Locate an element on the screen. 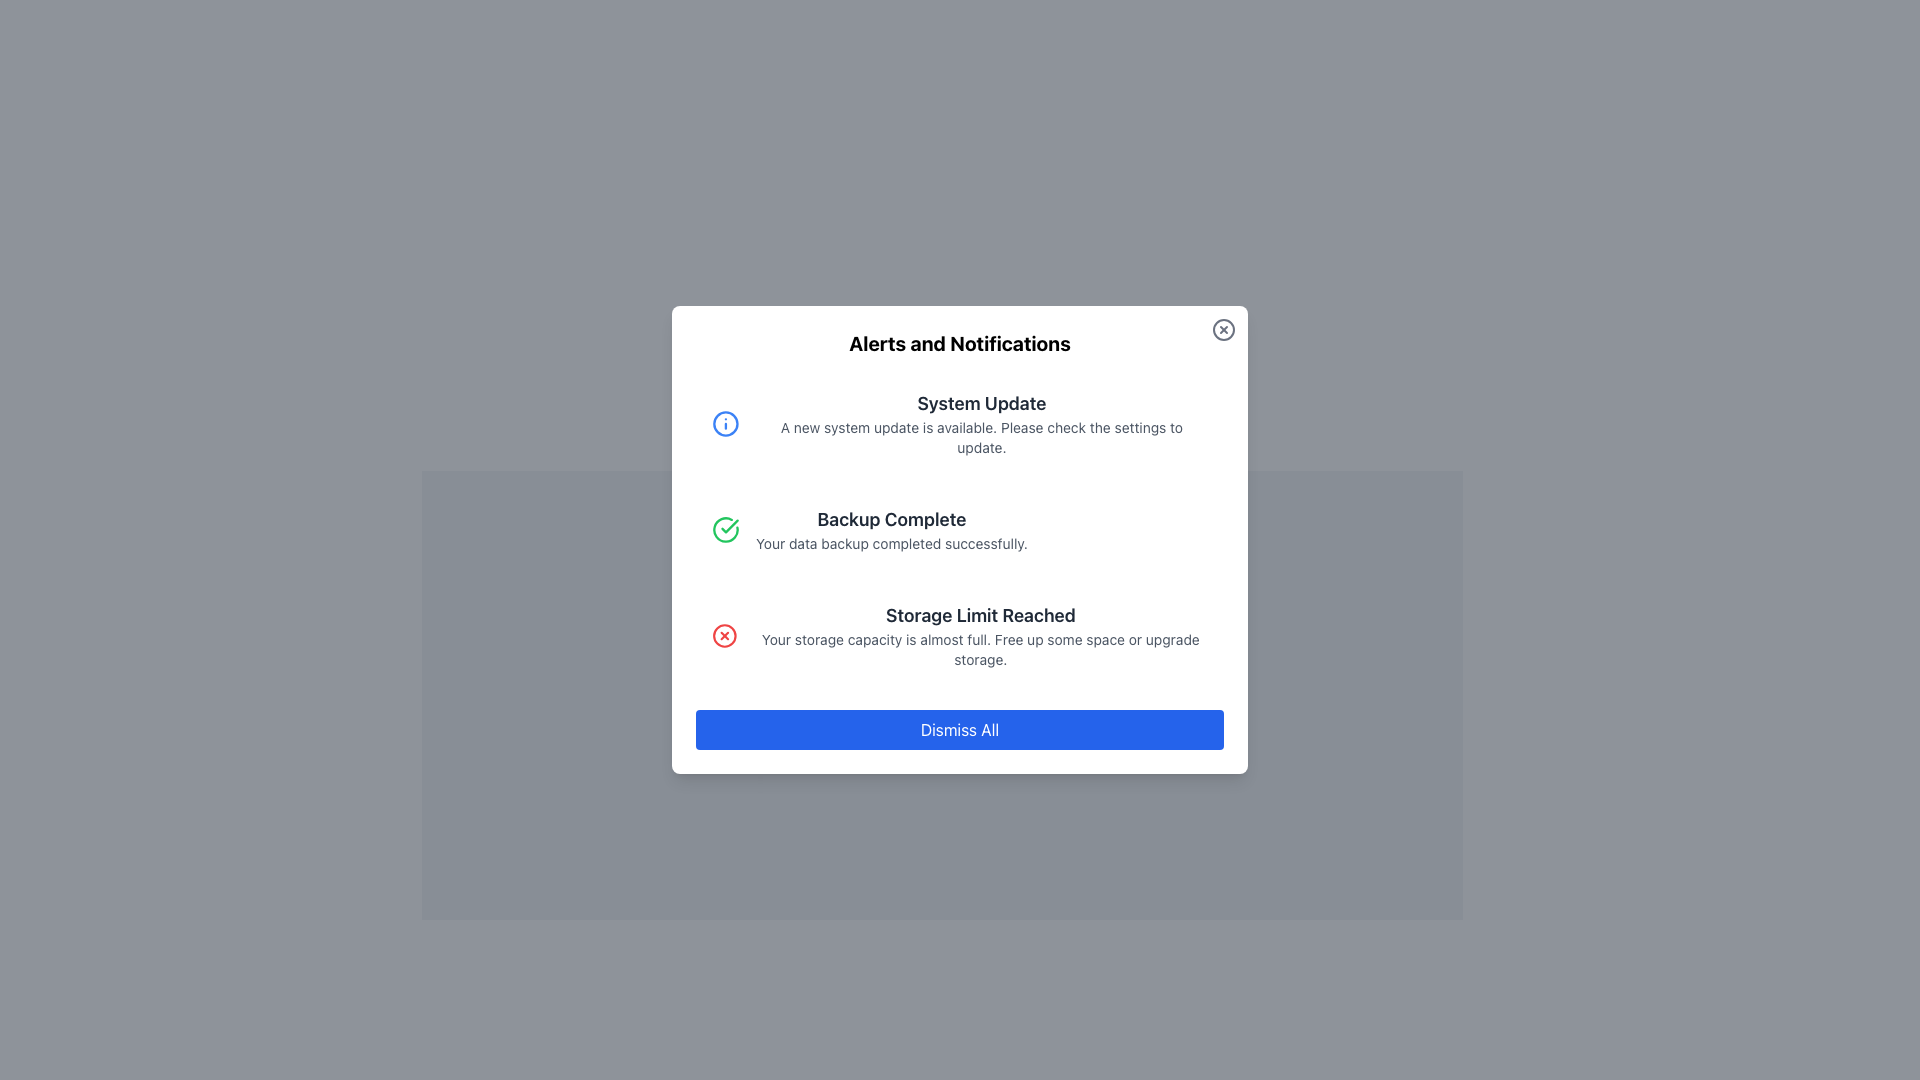 Image resolution: width=1920 pixels, height=1080 pixels. the status indicator icon that visually confirms the successful completion of the backup process, located in the notification card with the text 'Backup Complete', which is the second notification in the list is located at coordinates (724, 528).